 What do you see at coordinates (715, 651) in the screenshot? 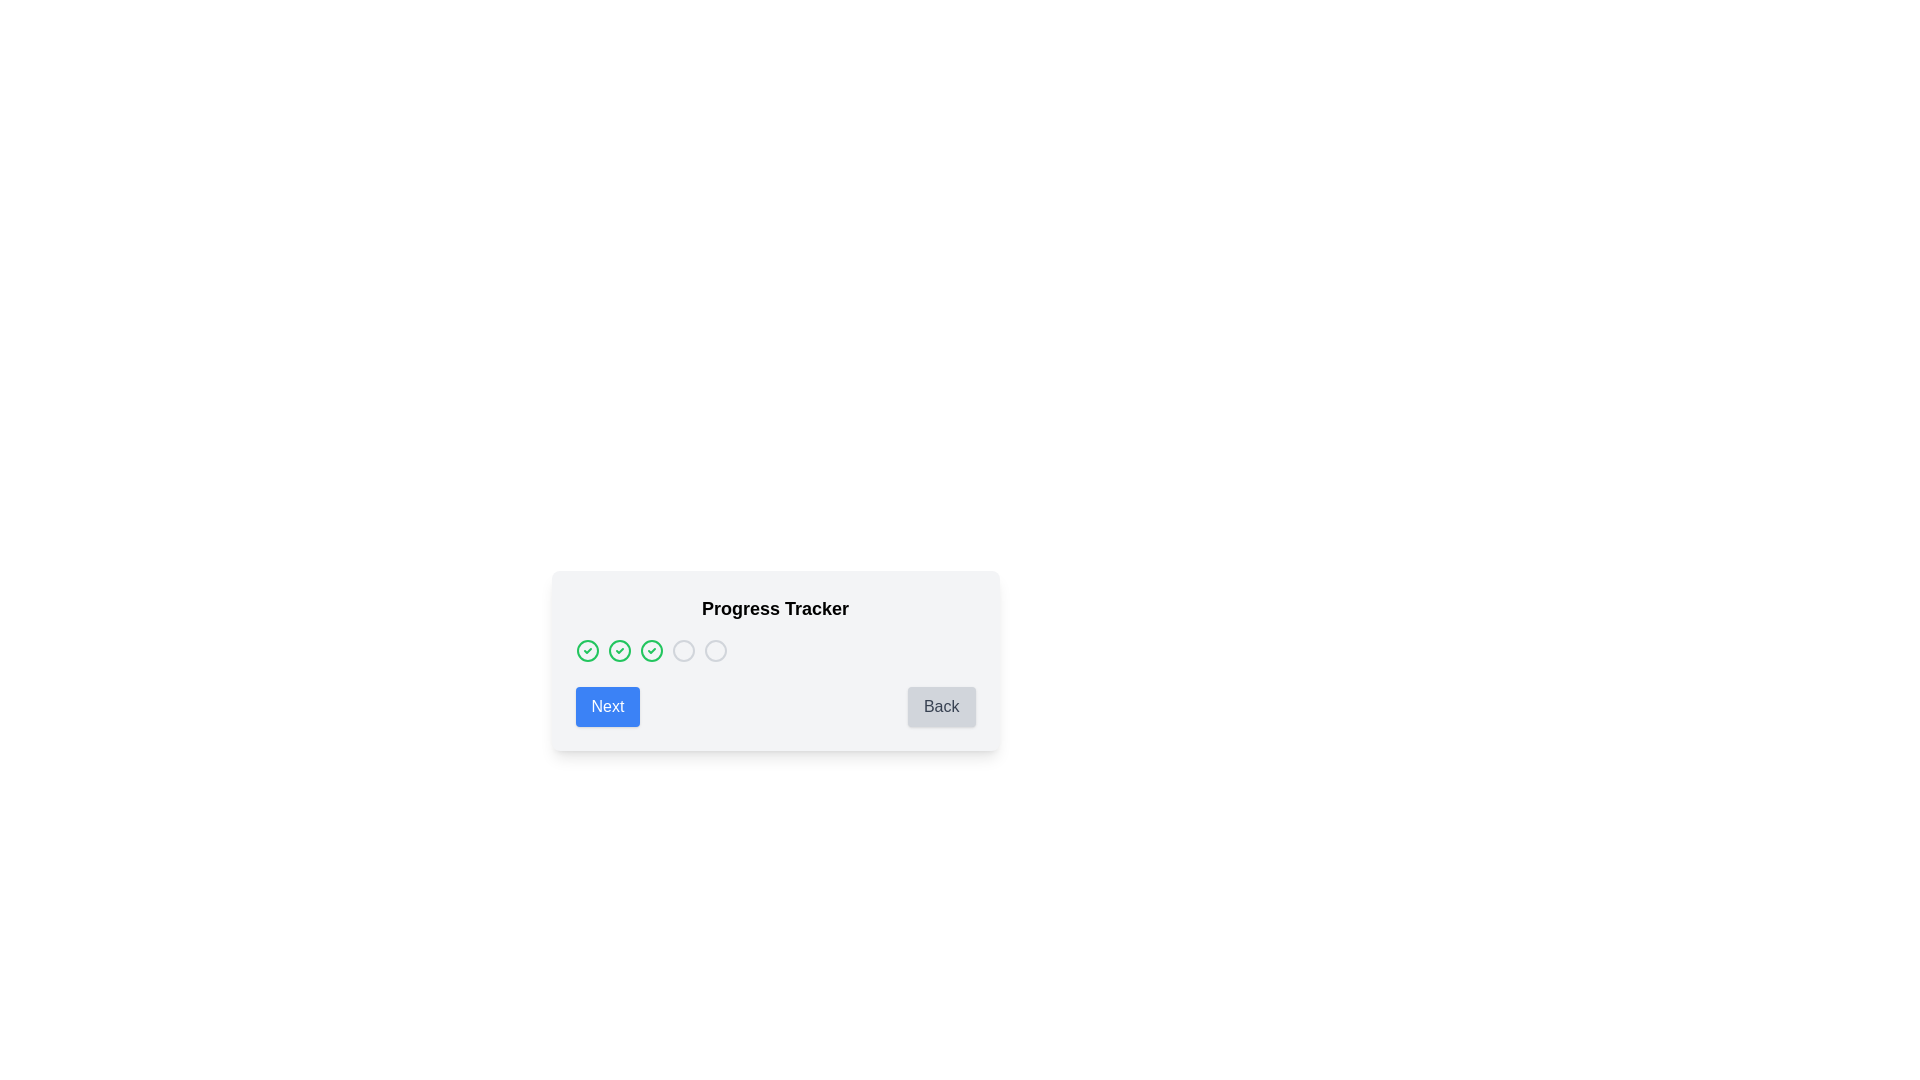
I see `the status represented by the fifth circular icon in the progress stage indicator, which is part of a sequence of six icons arranged horizontally near the middle-top of the progress tracker section` at bounding box center [715, 651].